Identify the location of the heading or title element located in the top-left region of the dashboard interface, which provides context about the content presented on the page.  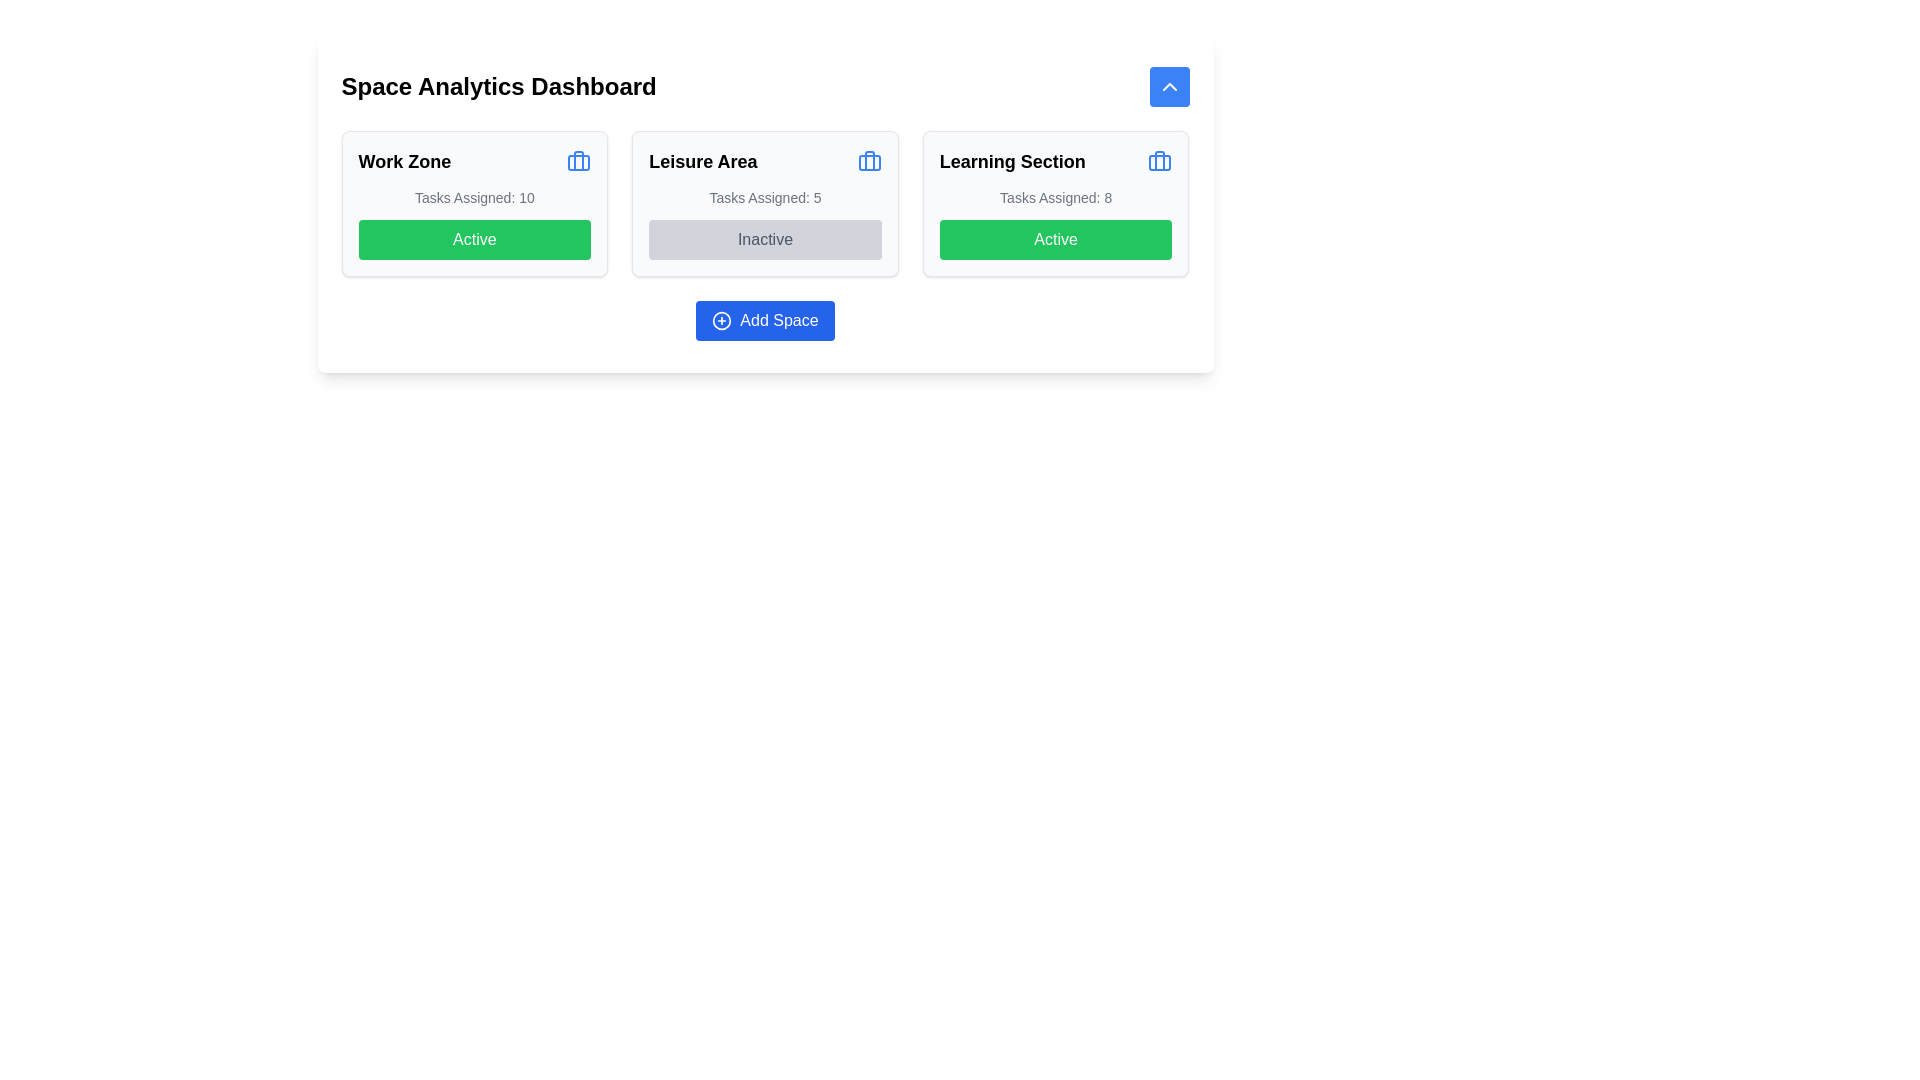
(499, 86).